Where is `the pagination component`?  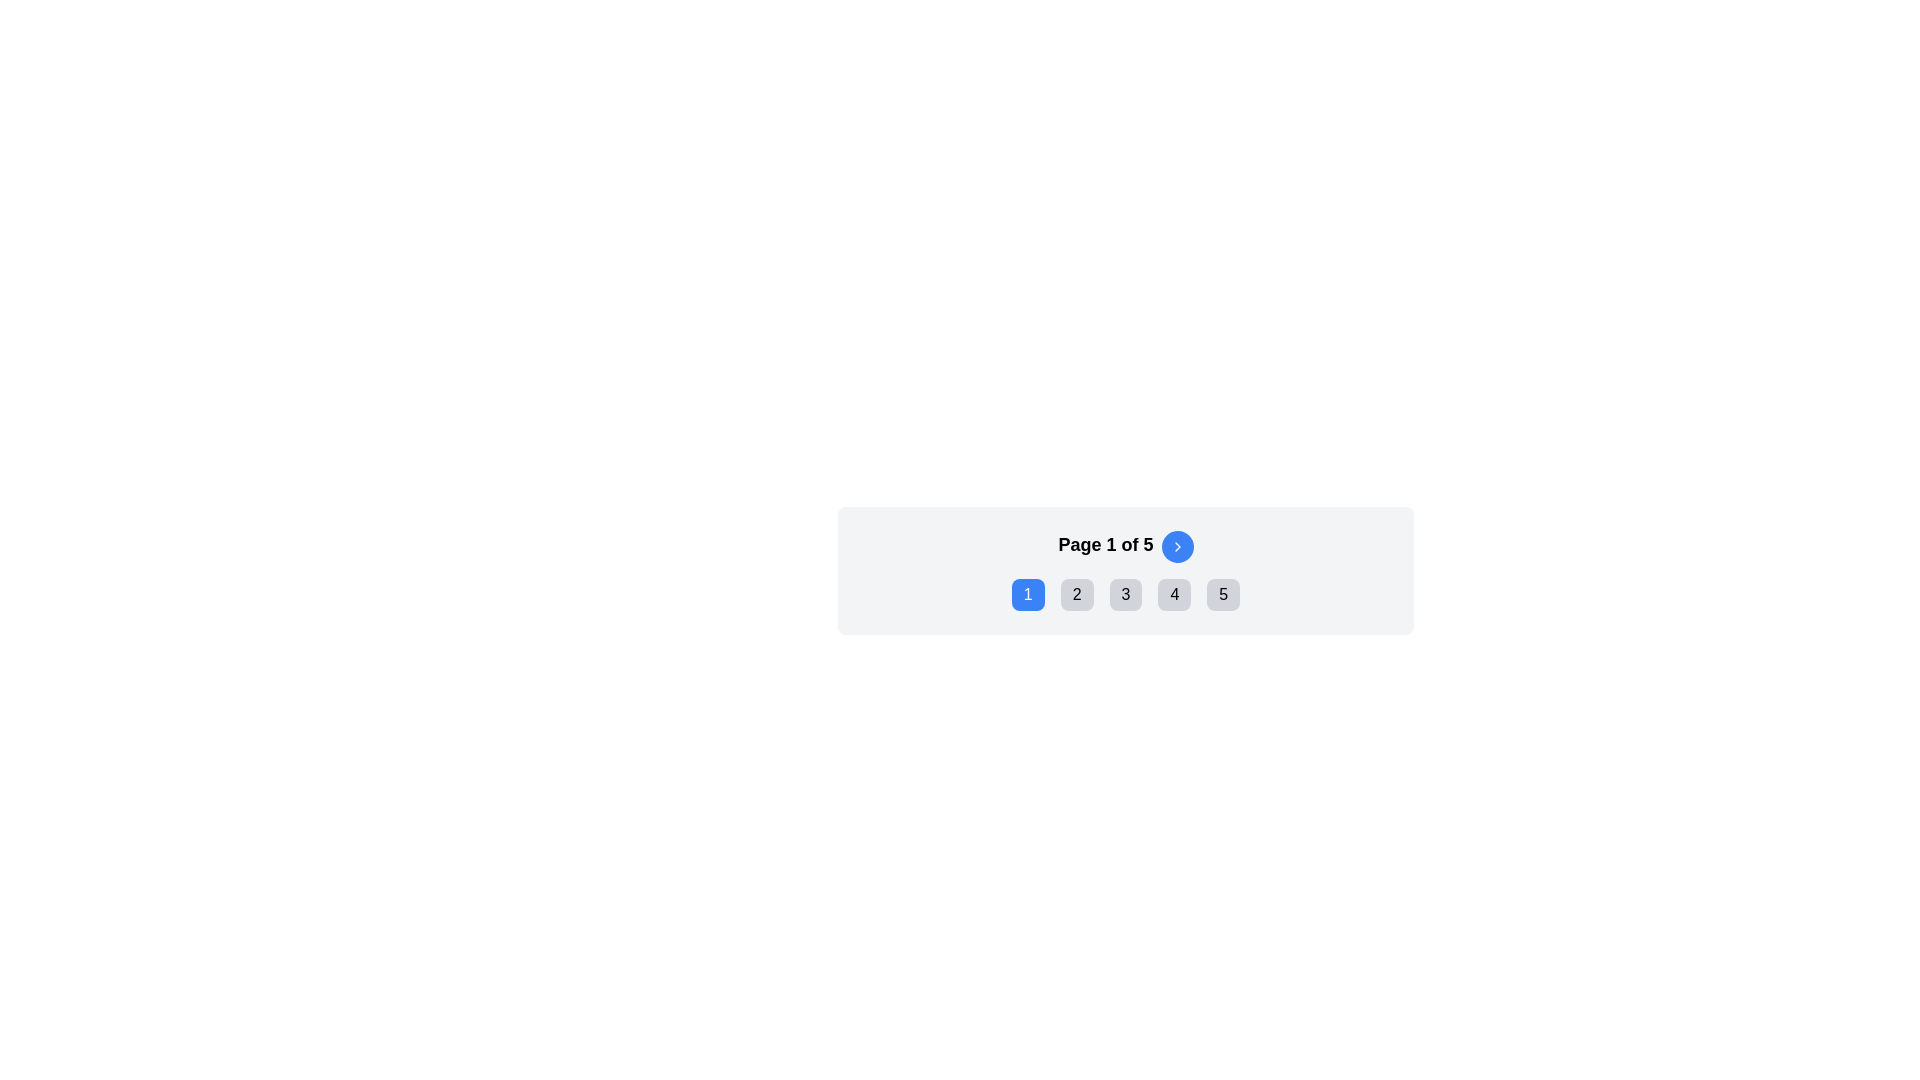 the pagination component is located at coordinates (1126, 570).